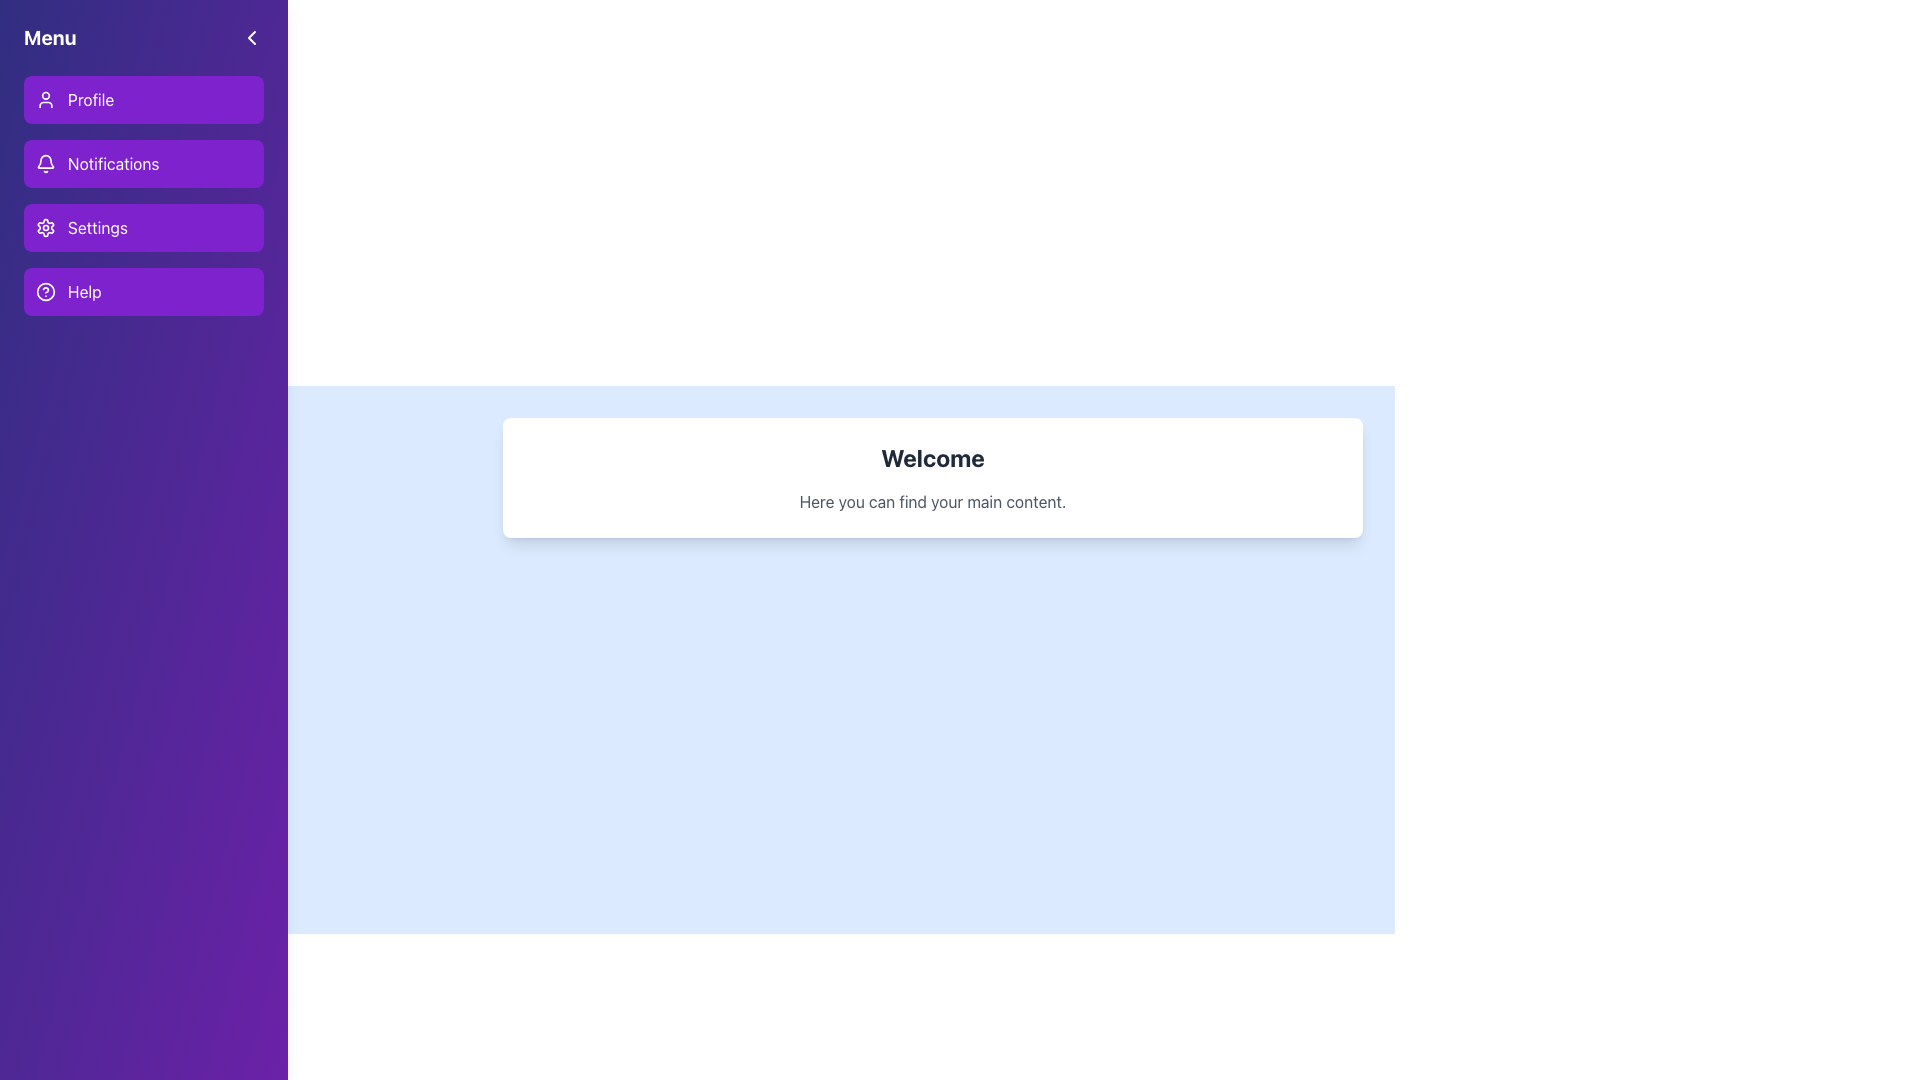 The height and width of the screenshot is (1080, 1920). I want to click on the 'Welcome' text label, which is styled in bold and positioned at the top of a white card interface, so click(931, 458).